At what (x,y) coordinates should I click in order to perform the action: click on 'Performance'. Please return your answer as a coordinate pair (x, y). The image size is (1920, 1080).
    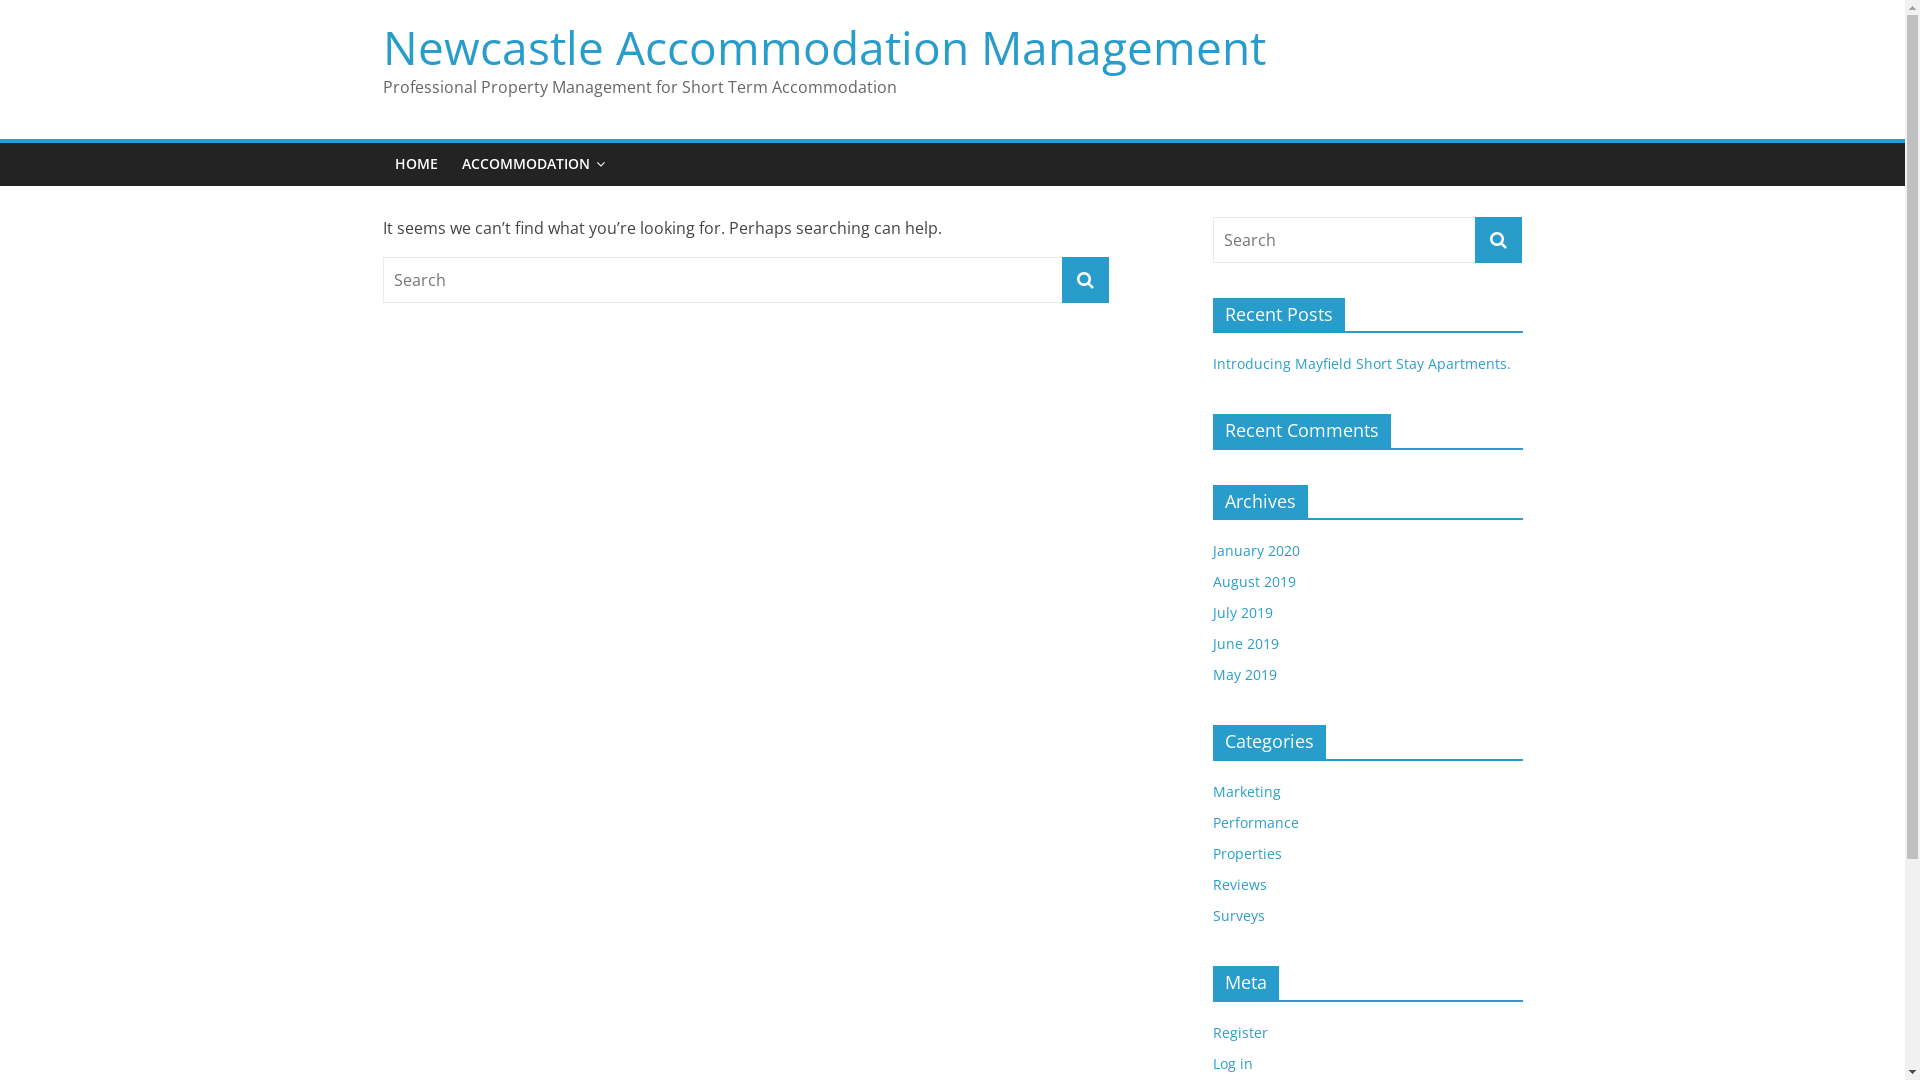
    Looking at the image, I should click on (1253, 822).